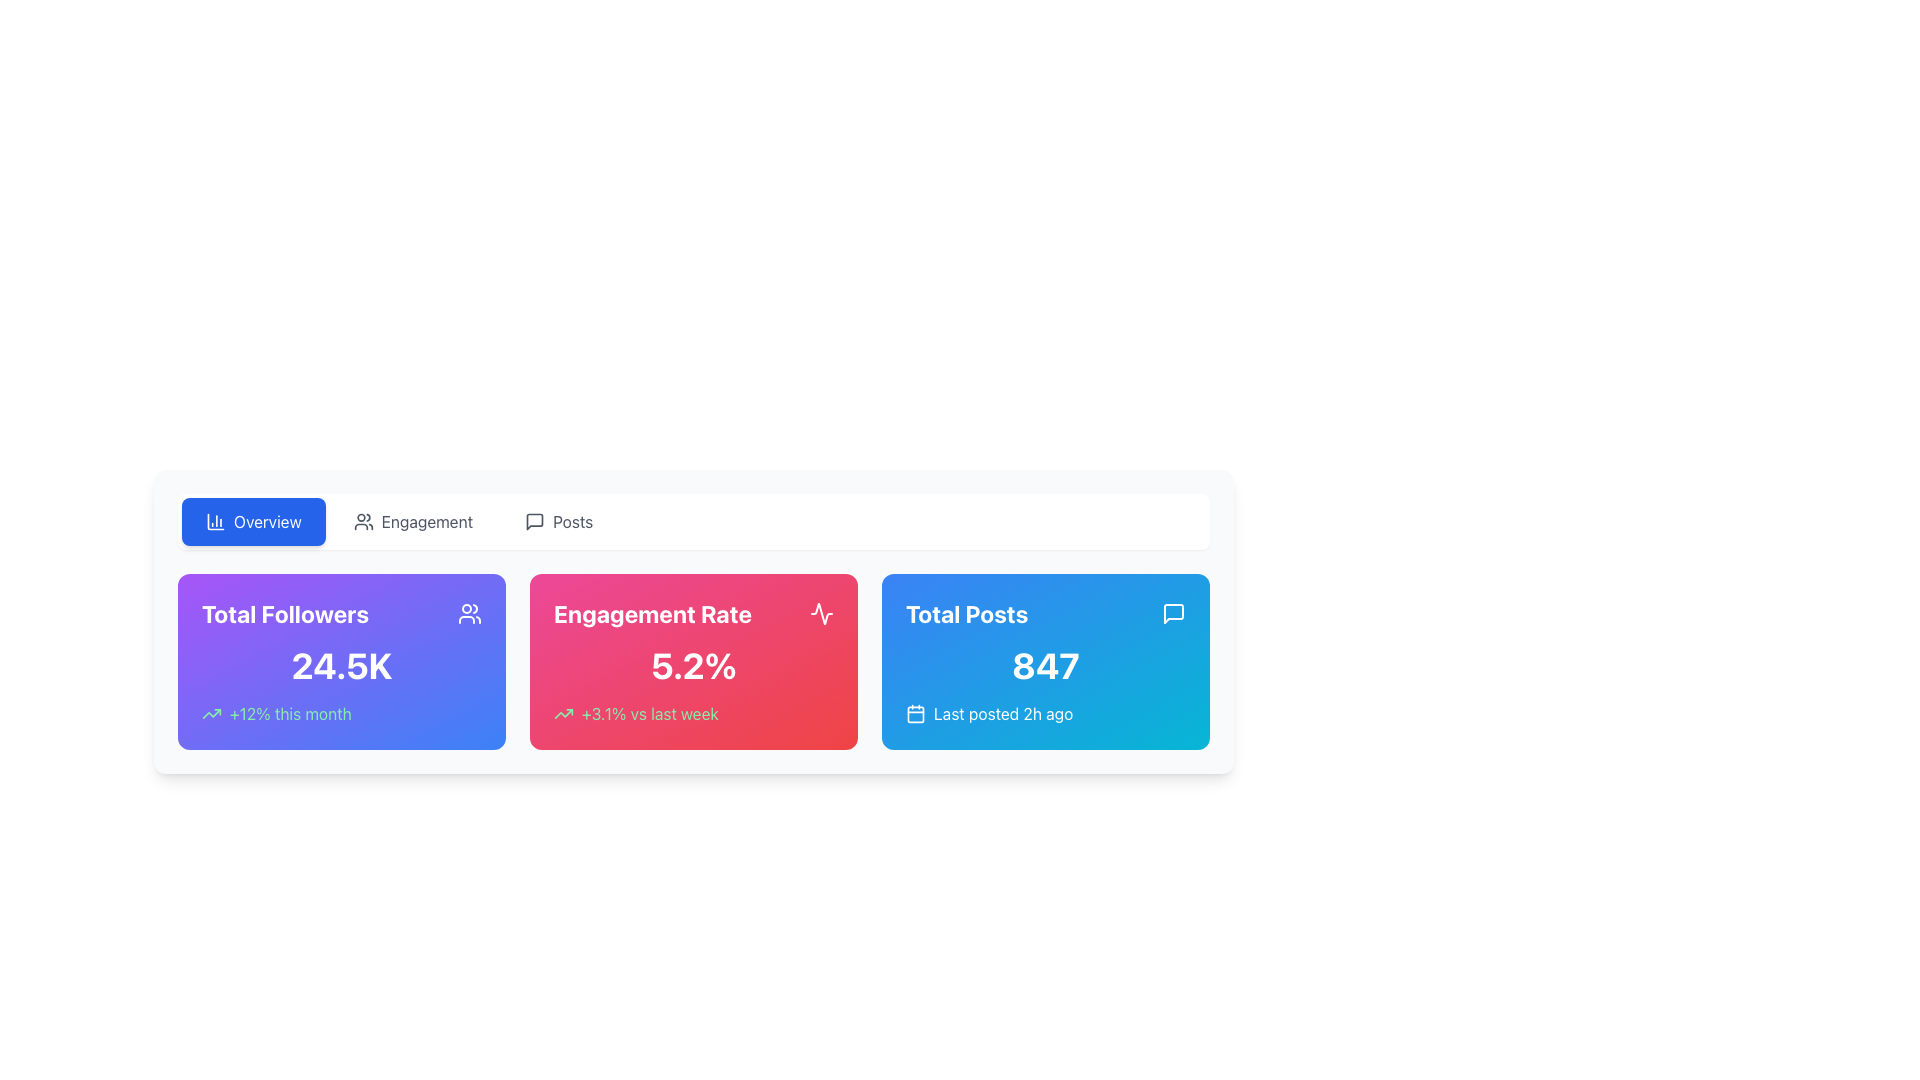  Describe the element at coordinates (650, 712) in the screenshot. I see `the Text Label that provides additional information about the change in engagement rate, which is located in the bottom section of the 'Engagement Rate' card, aligned with an upward trending icon to its left` at that location.